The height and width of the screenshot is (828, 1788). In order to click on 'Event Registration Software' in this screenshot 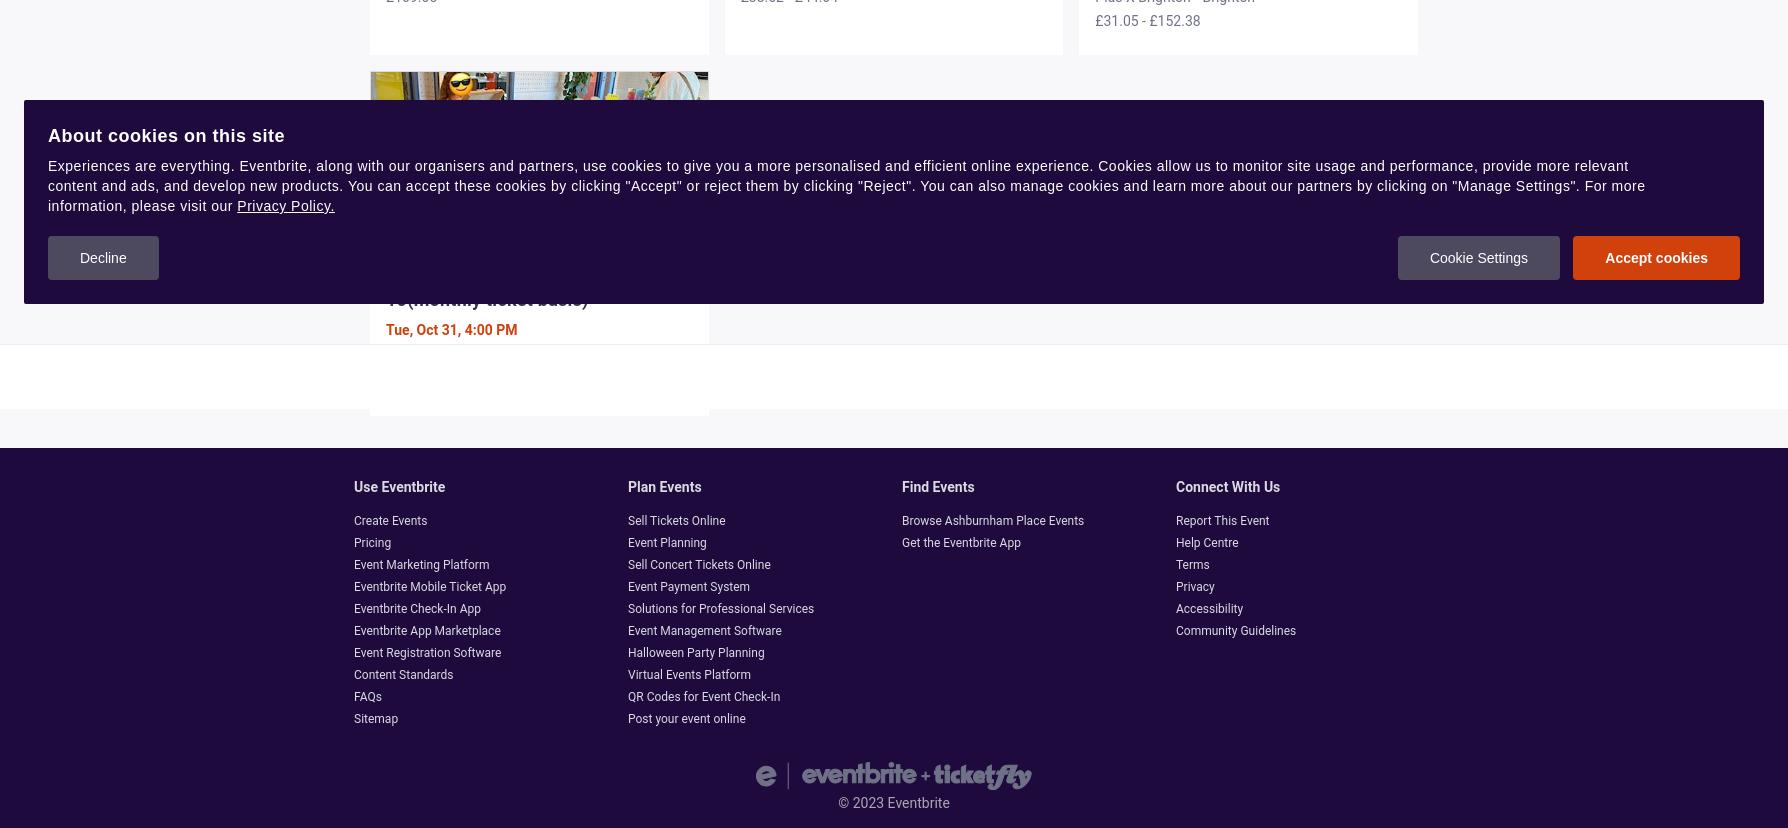, I will do `click(426, 652)`.